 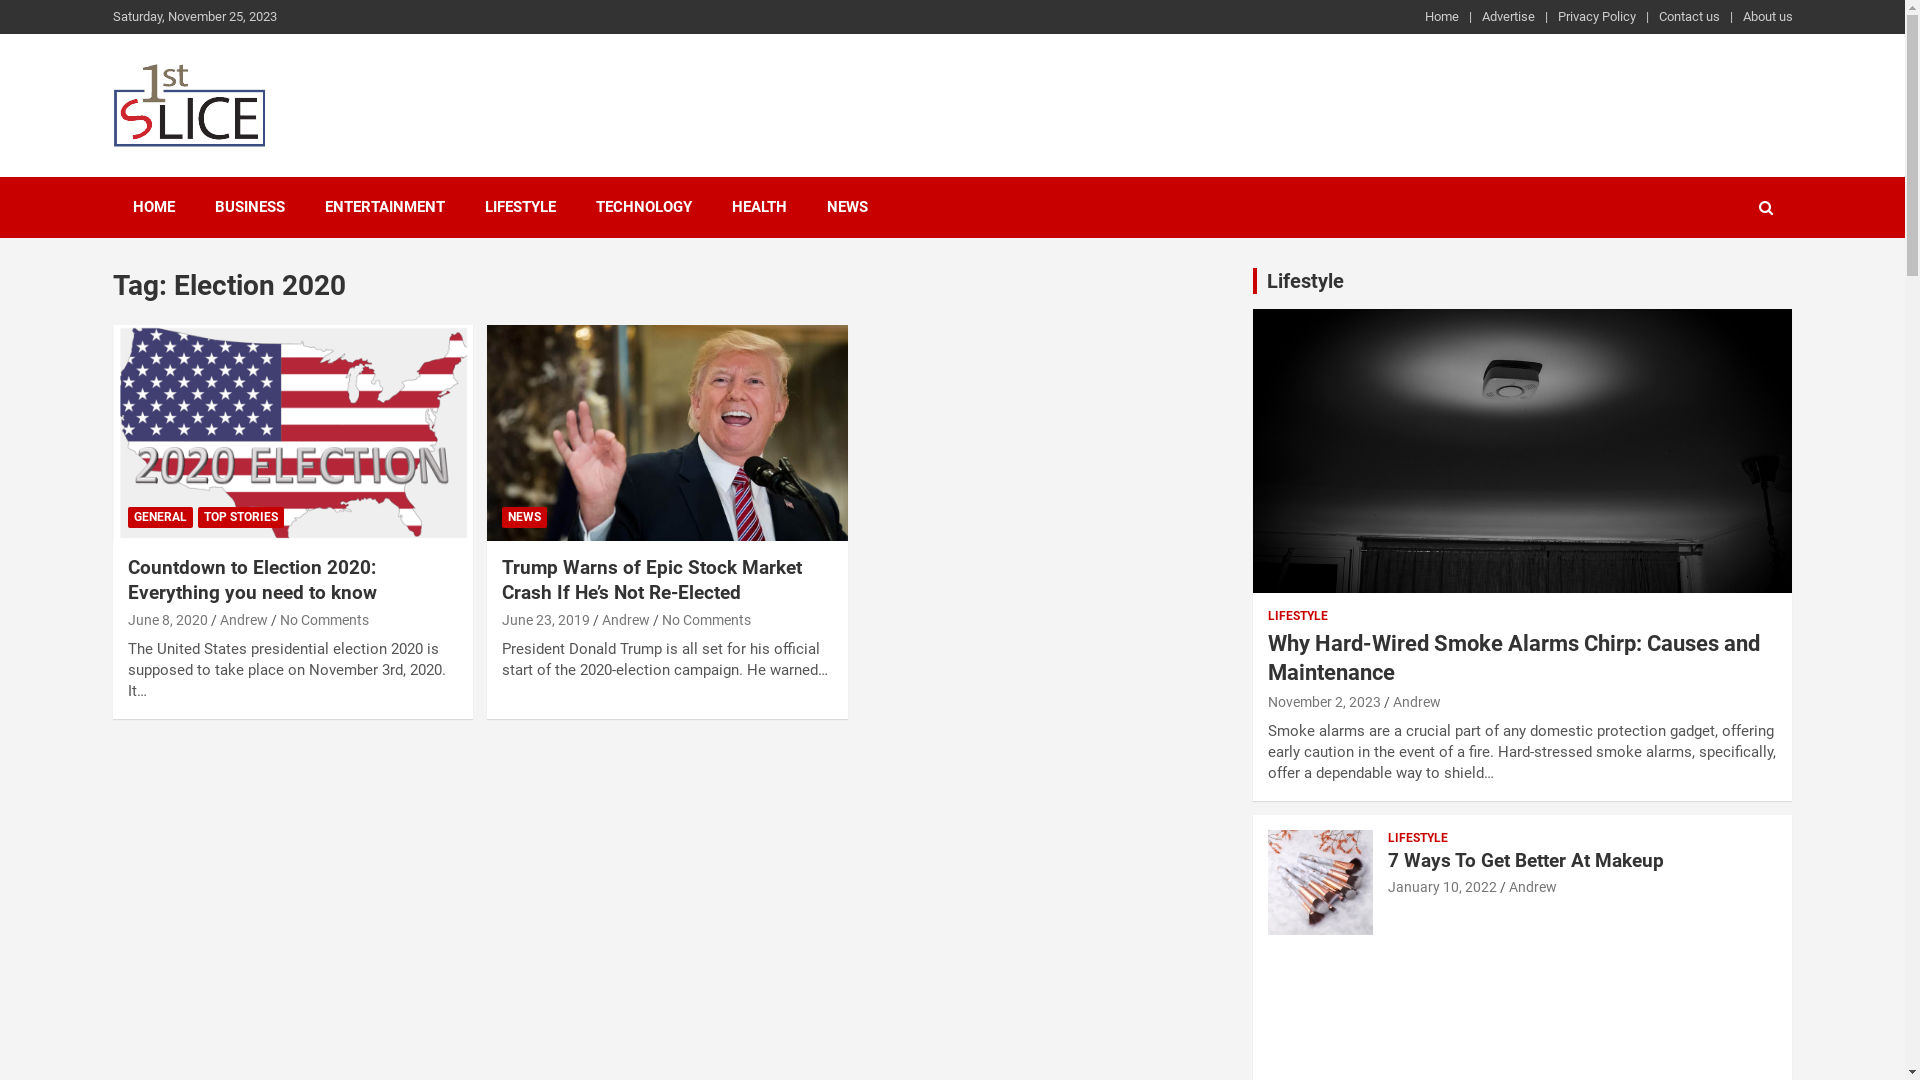 I want to click on 'HOME', so click(x=152, y=207).